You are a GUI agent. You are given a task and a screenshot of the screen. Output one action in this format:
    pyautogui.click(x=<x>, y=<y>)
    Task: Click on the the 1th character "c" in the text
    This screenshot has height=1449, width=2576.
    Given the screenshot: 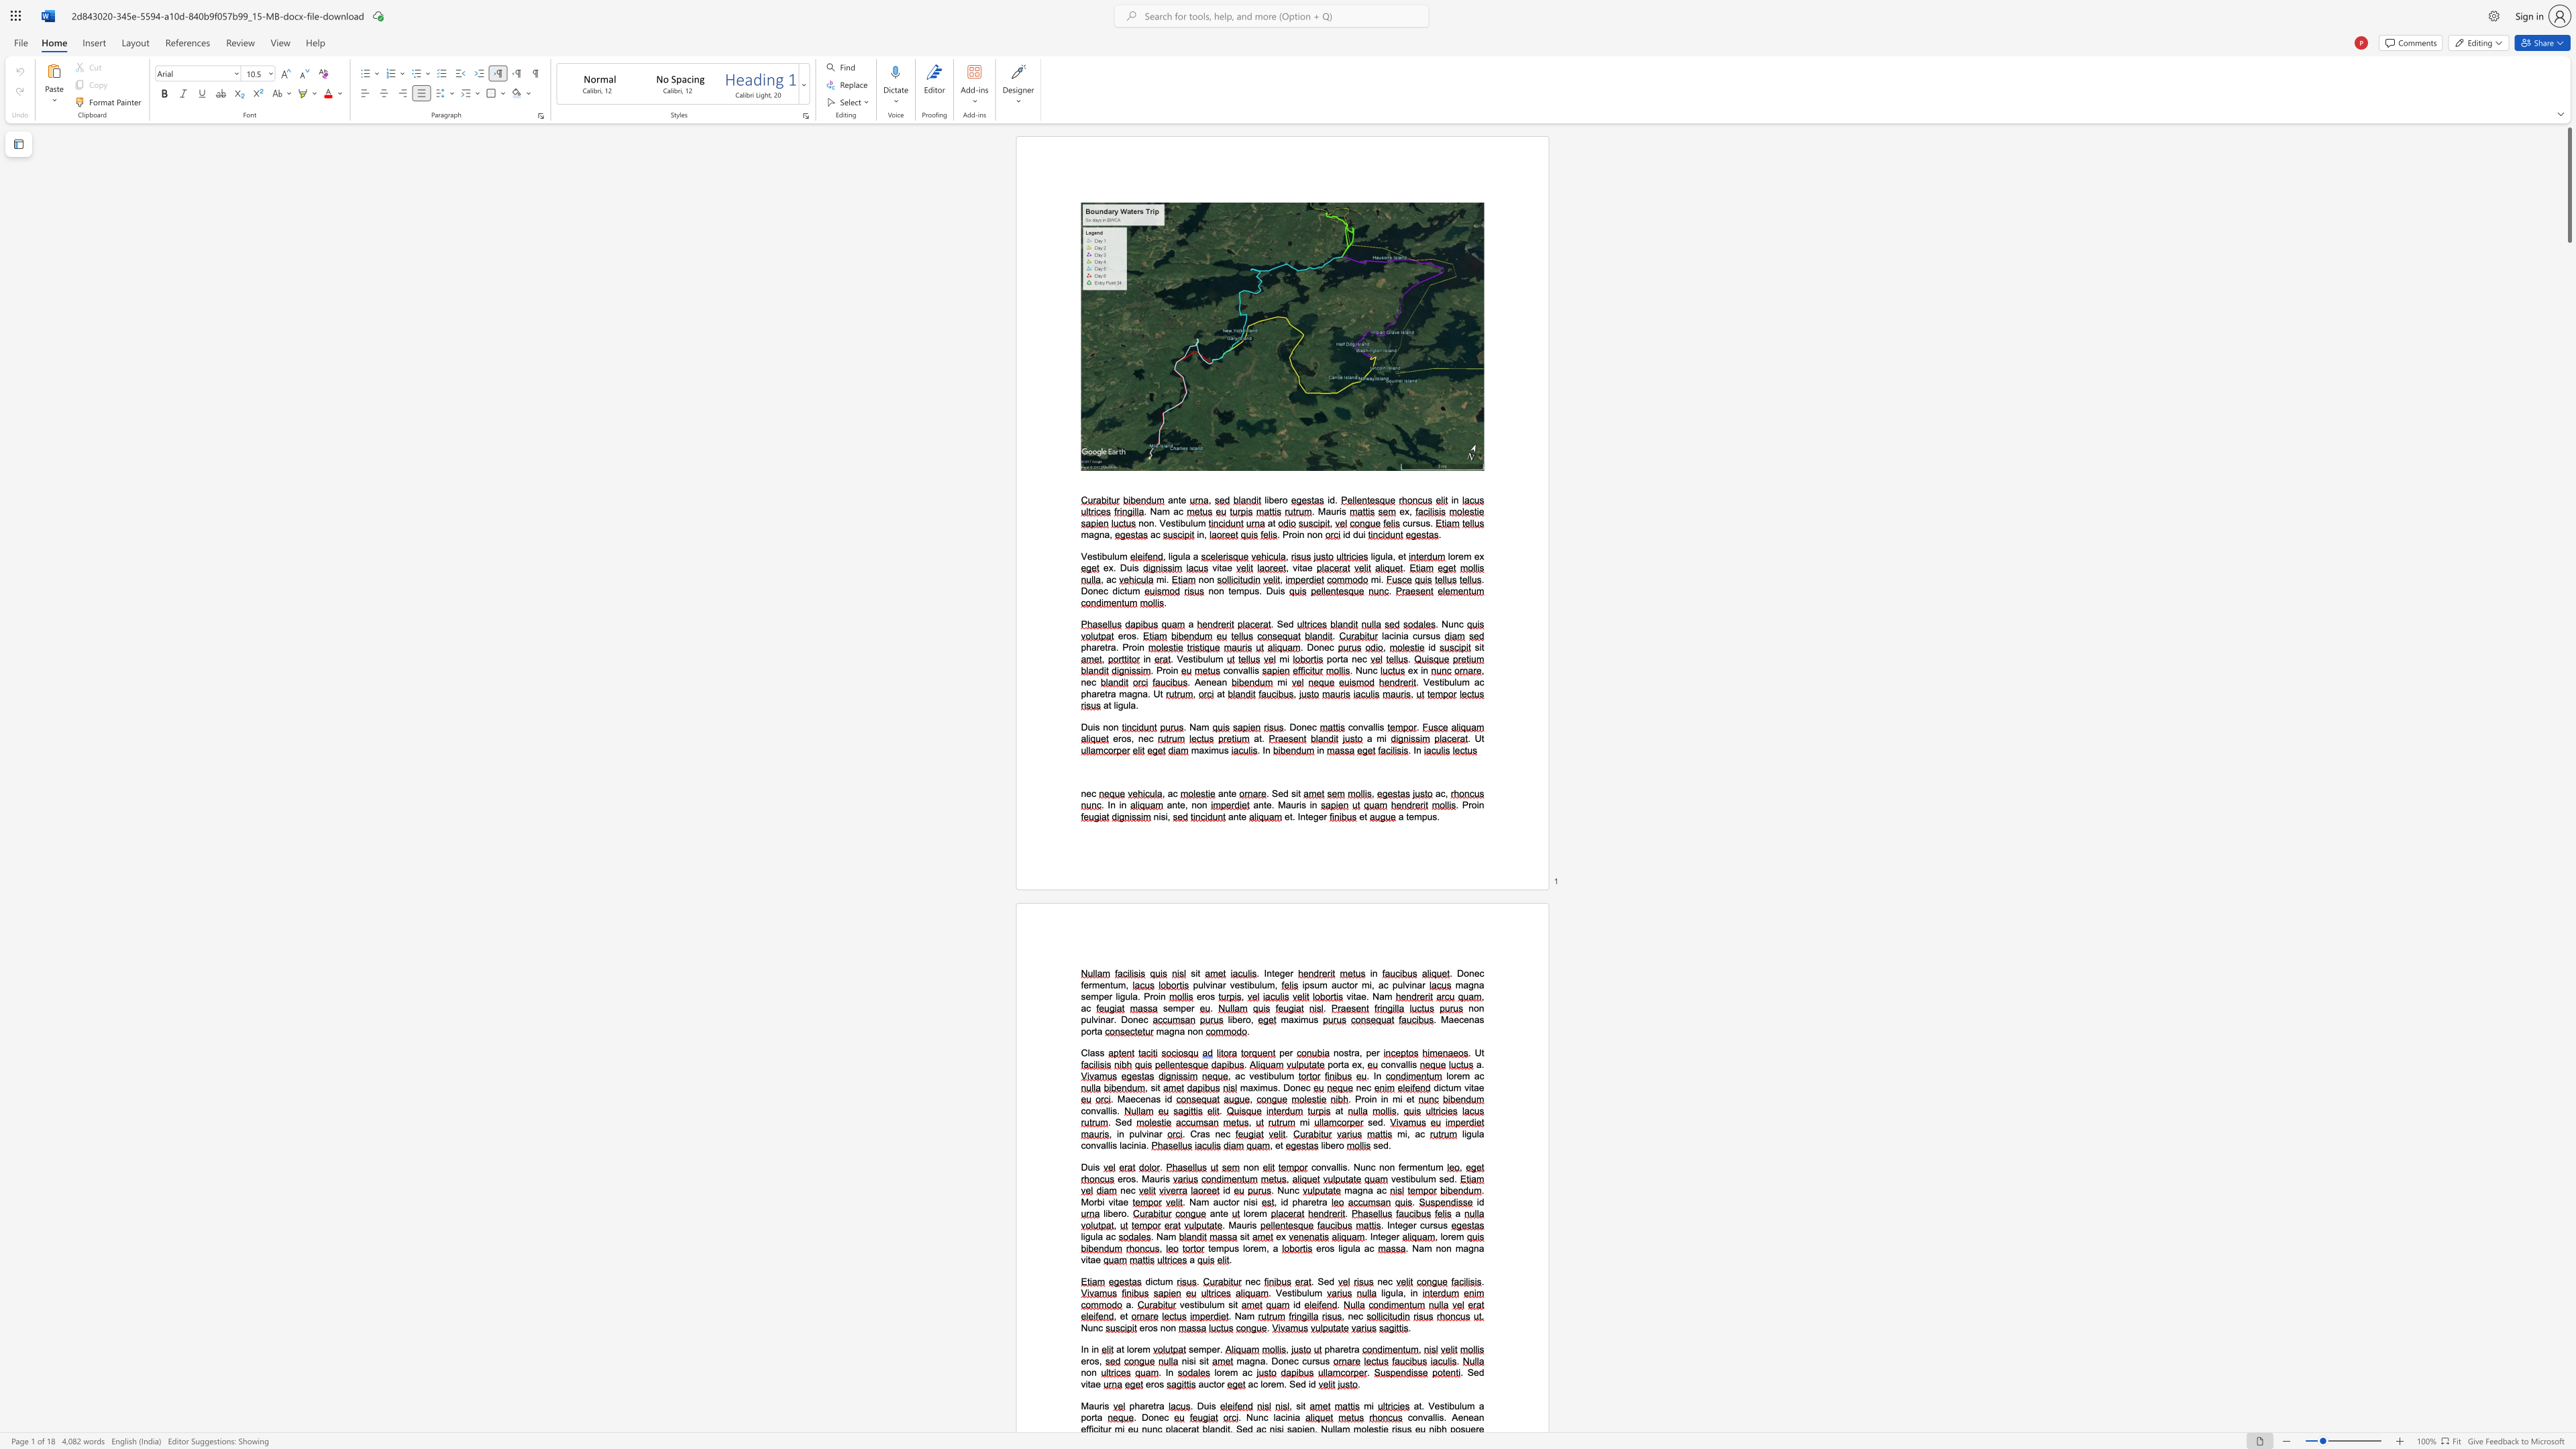 What is the action you would take?
    pyautogui.click(x=1481, y=1076)
    